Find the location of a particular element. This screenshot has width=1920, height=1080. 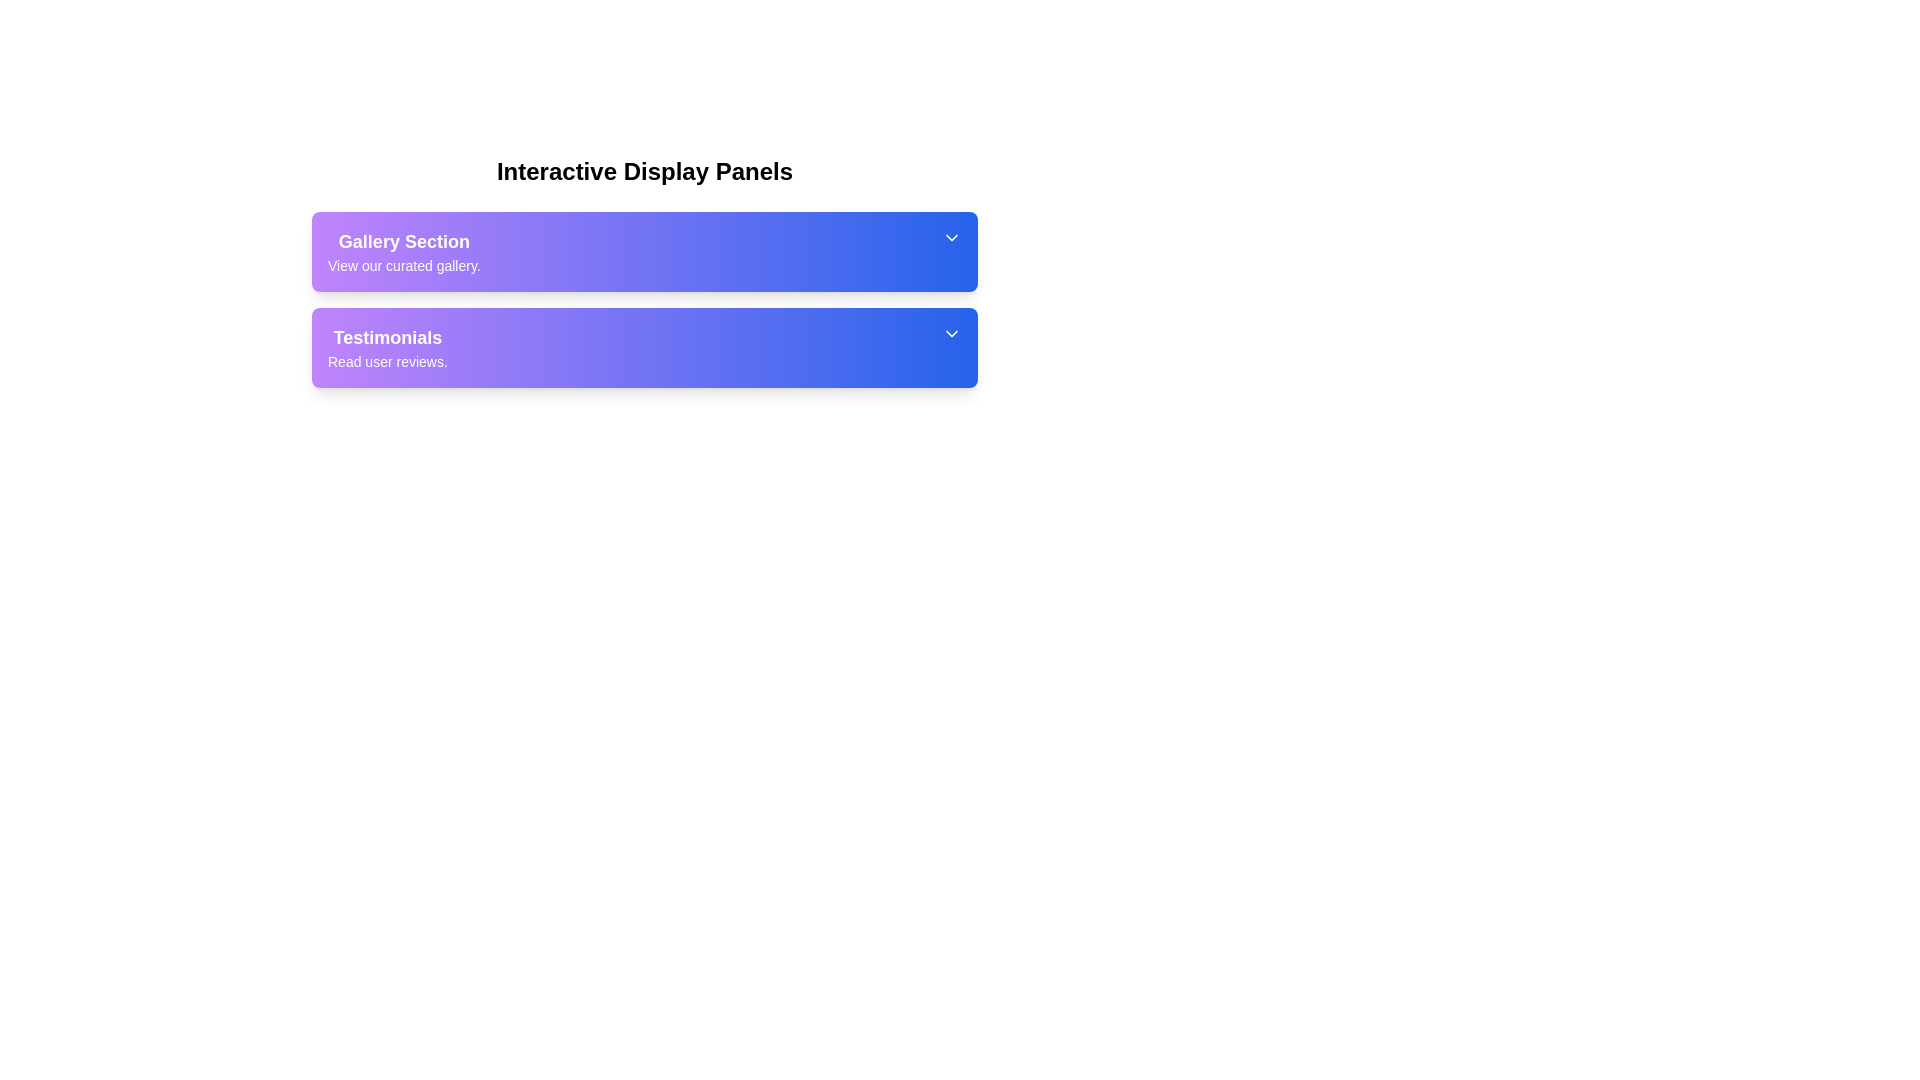

the chevron icon at the rightmost side of the 'Gallery Section' header is located at coordinates (950, 237).